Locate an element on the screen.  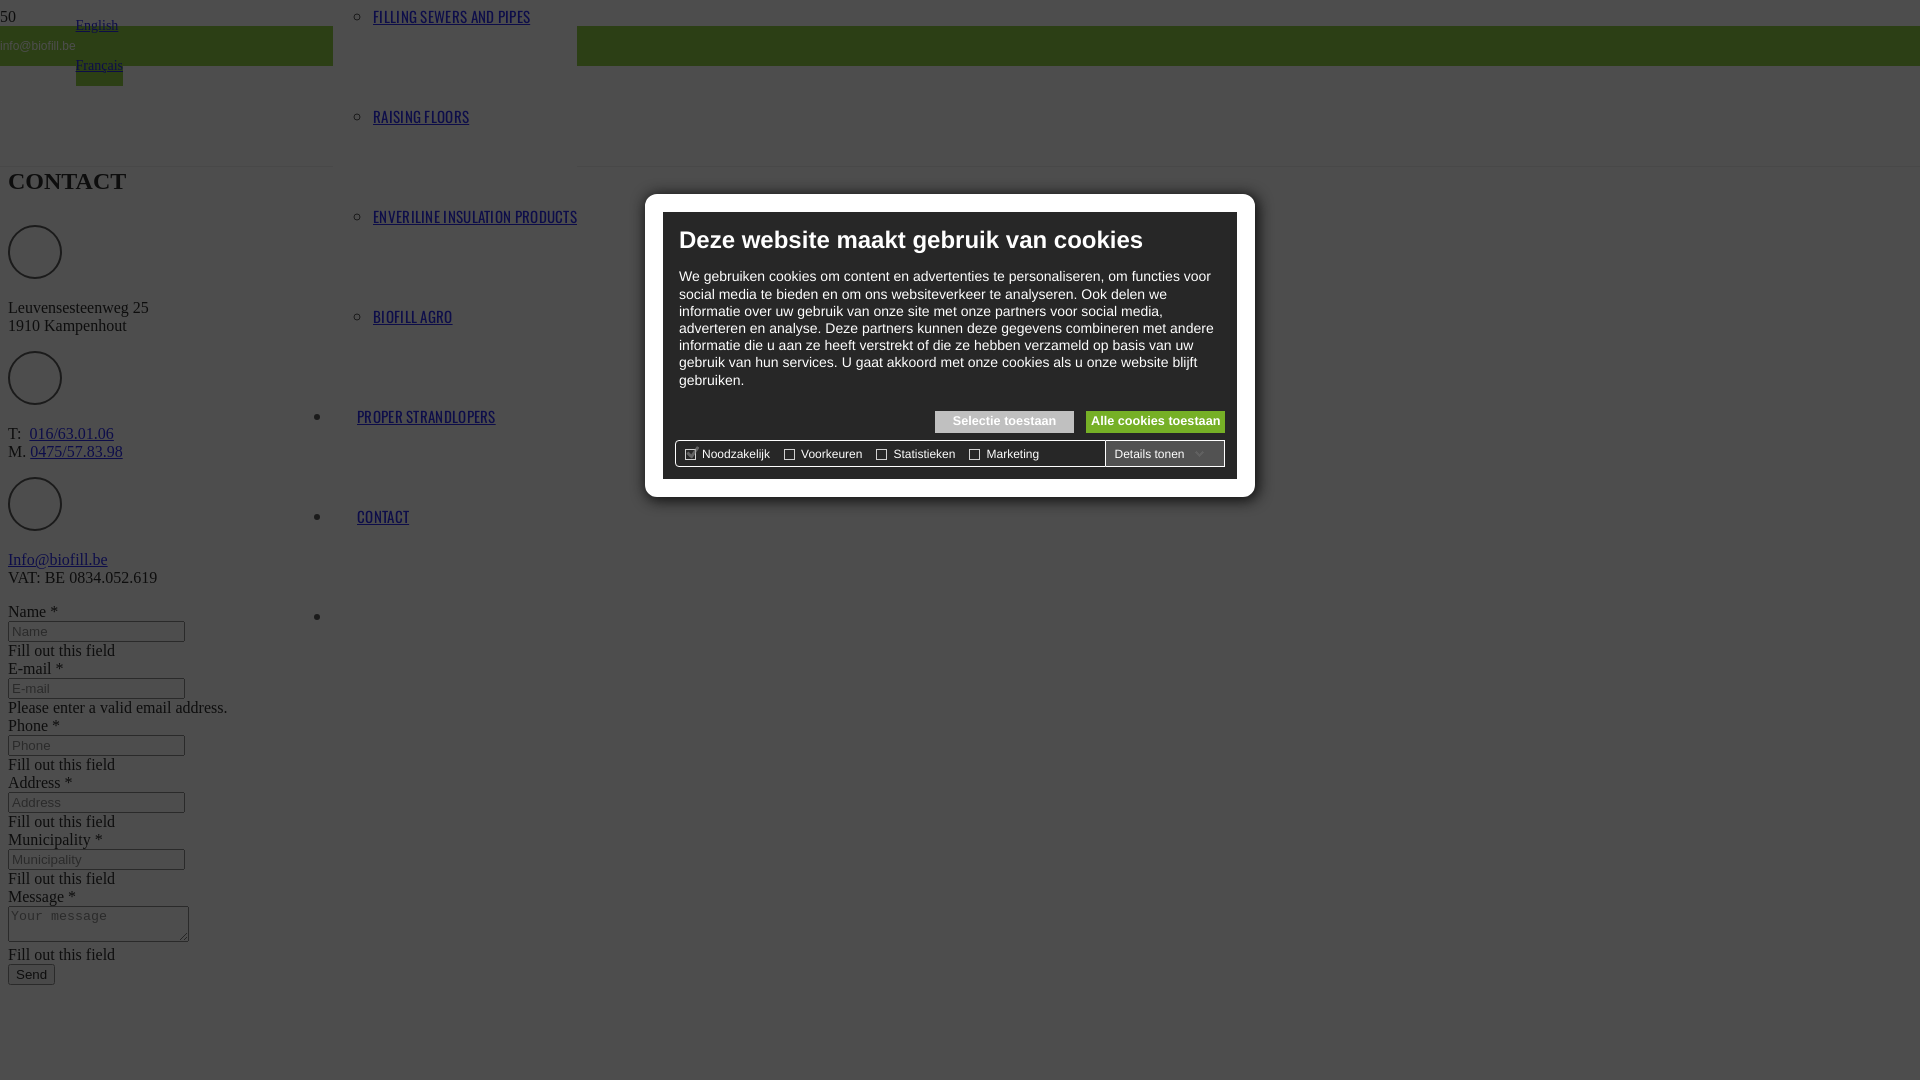
'FILLING SEWERS AND PIPES' is located at coordinates (450, 15).